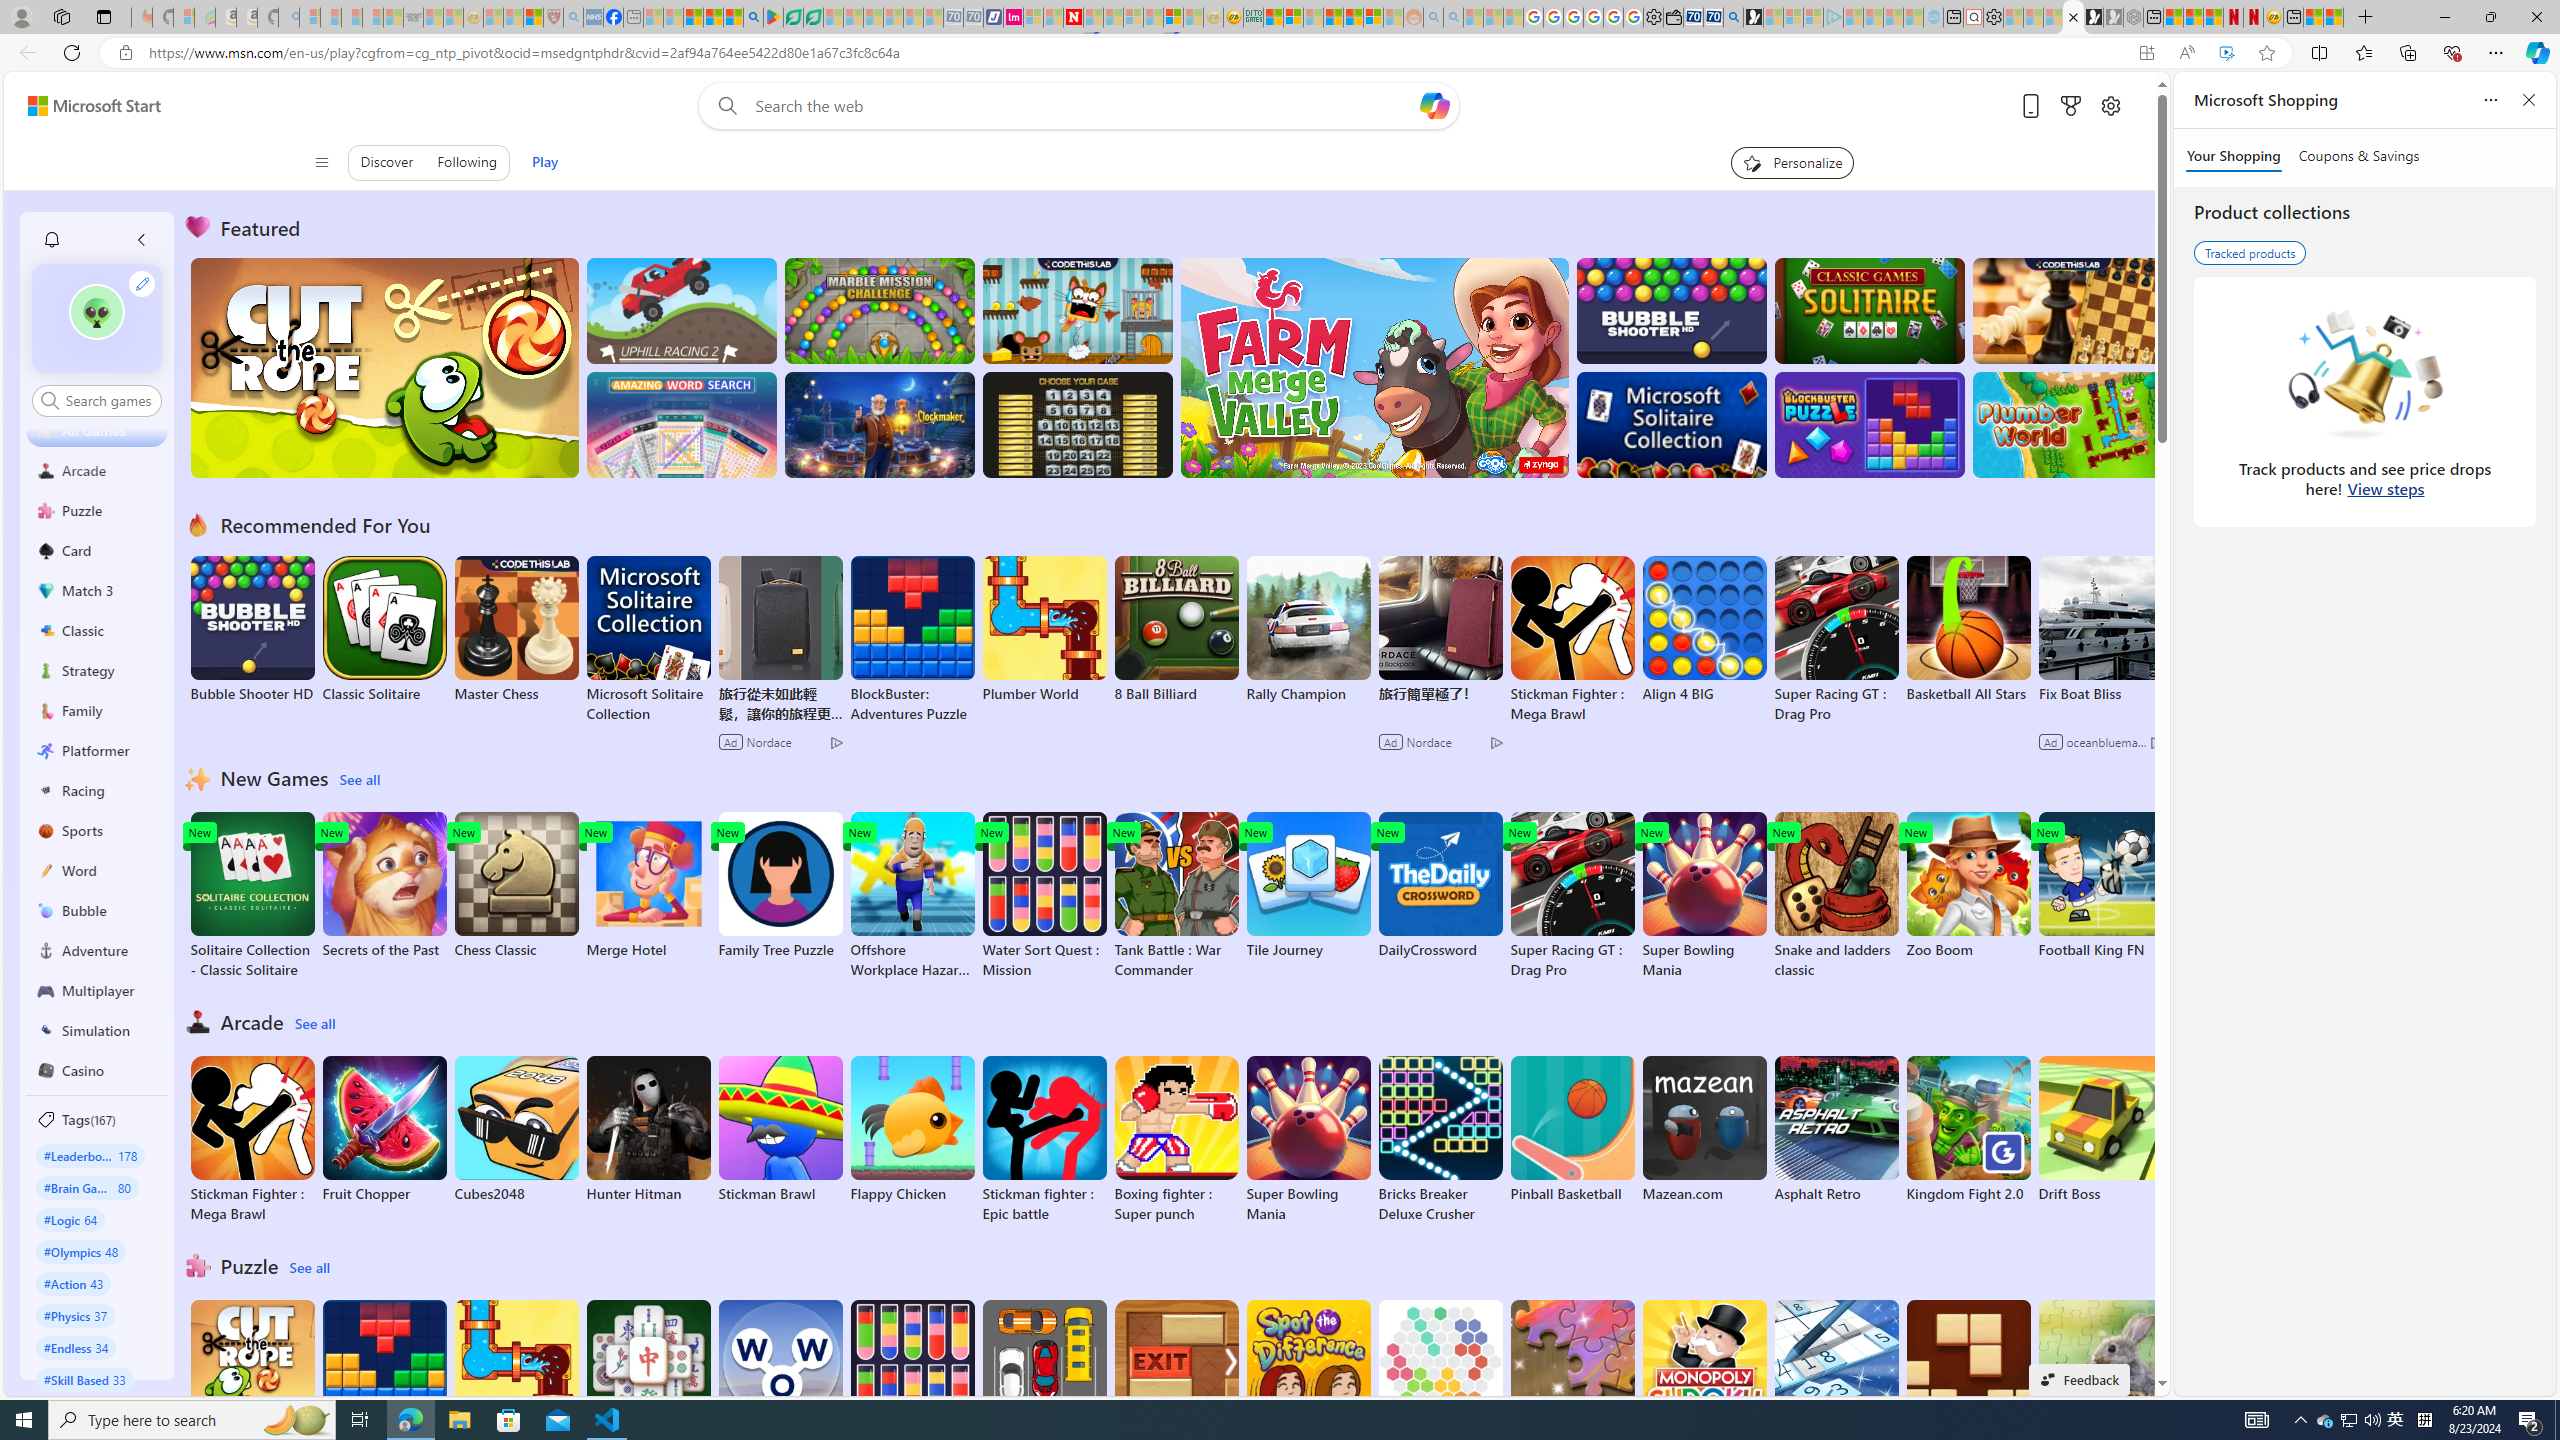 This screenshot has width=2560, height=1440. Describe the element at coordinates (1968, 885) in the screenshot. I see `'Zoo Boom'` at that location.